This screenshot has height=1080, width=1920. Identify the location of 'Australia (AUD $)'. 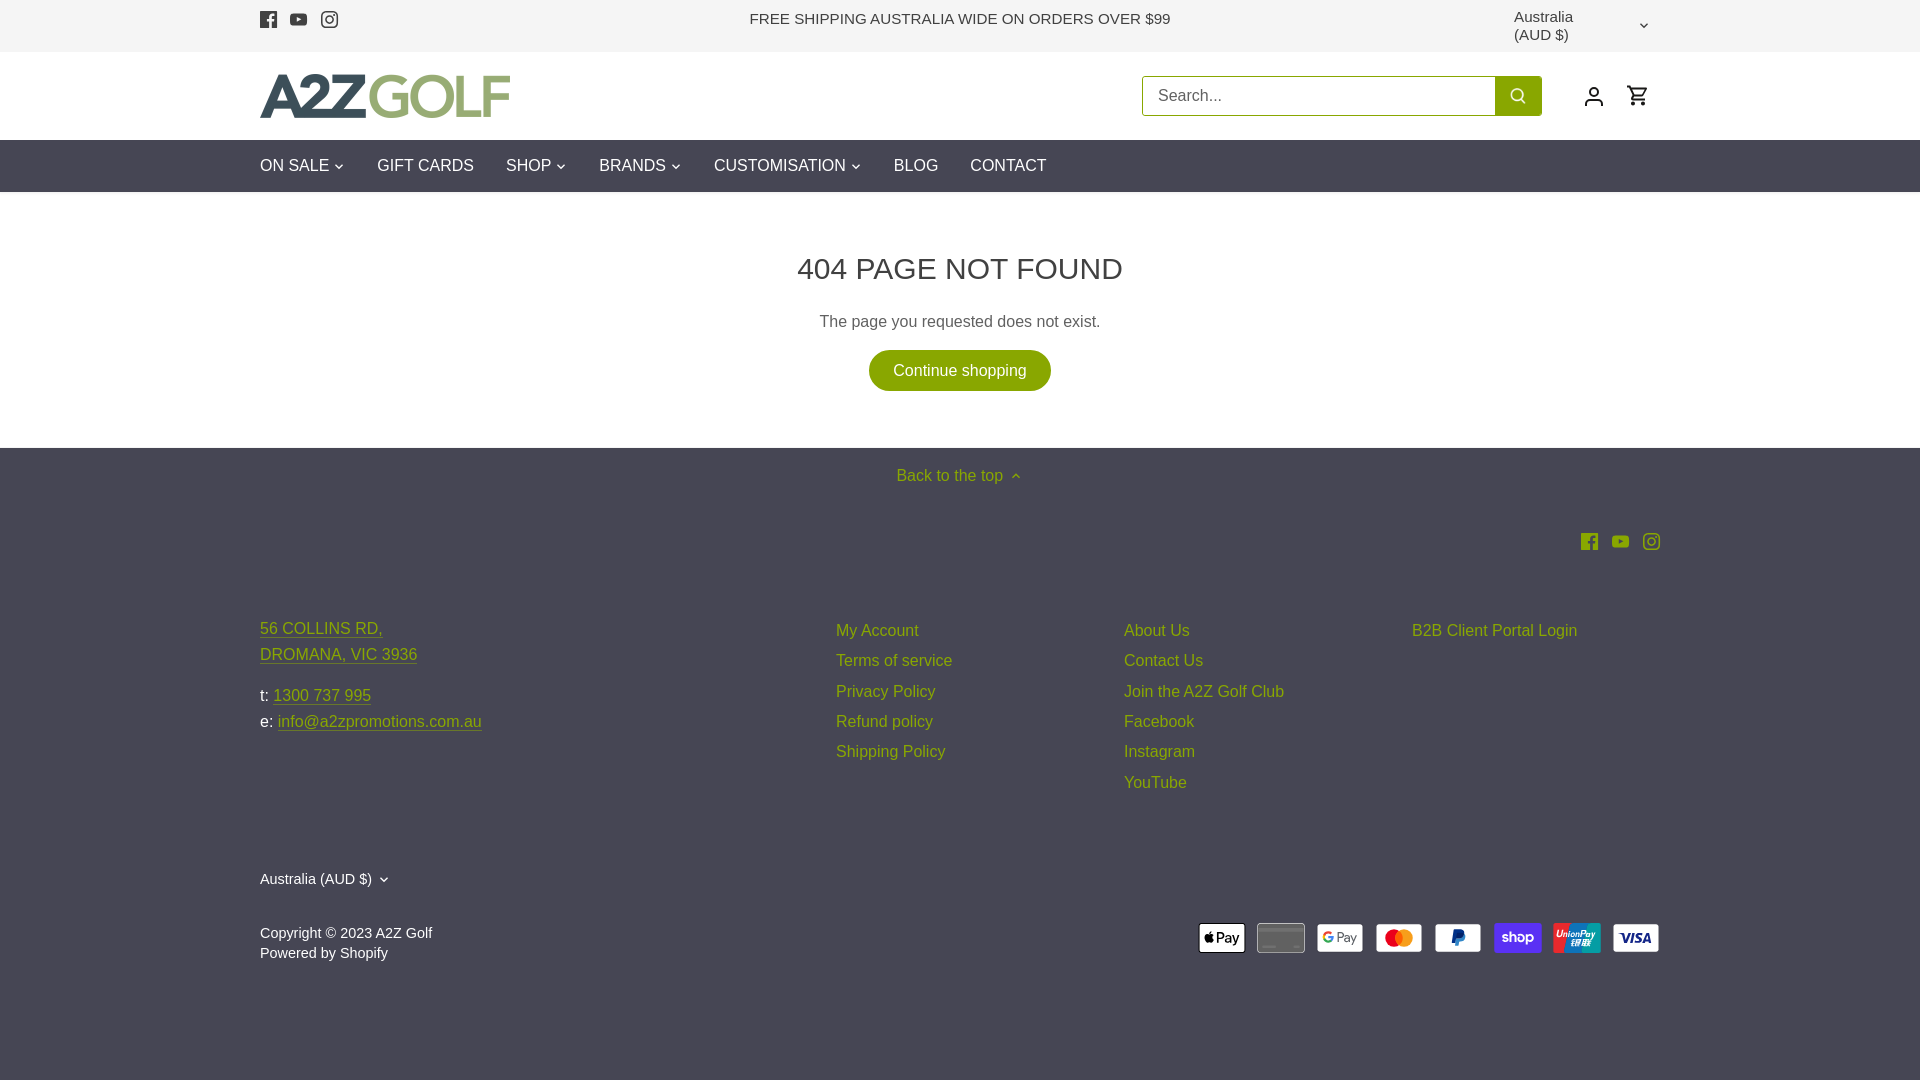
(258, 878).